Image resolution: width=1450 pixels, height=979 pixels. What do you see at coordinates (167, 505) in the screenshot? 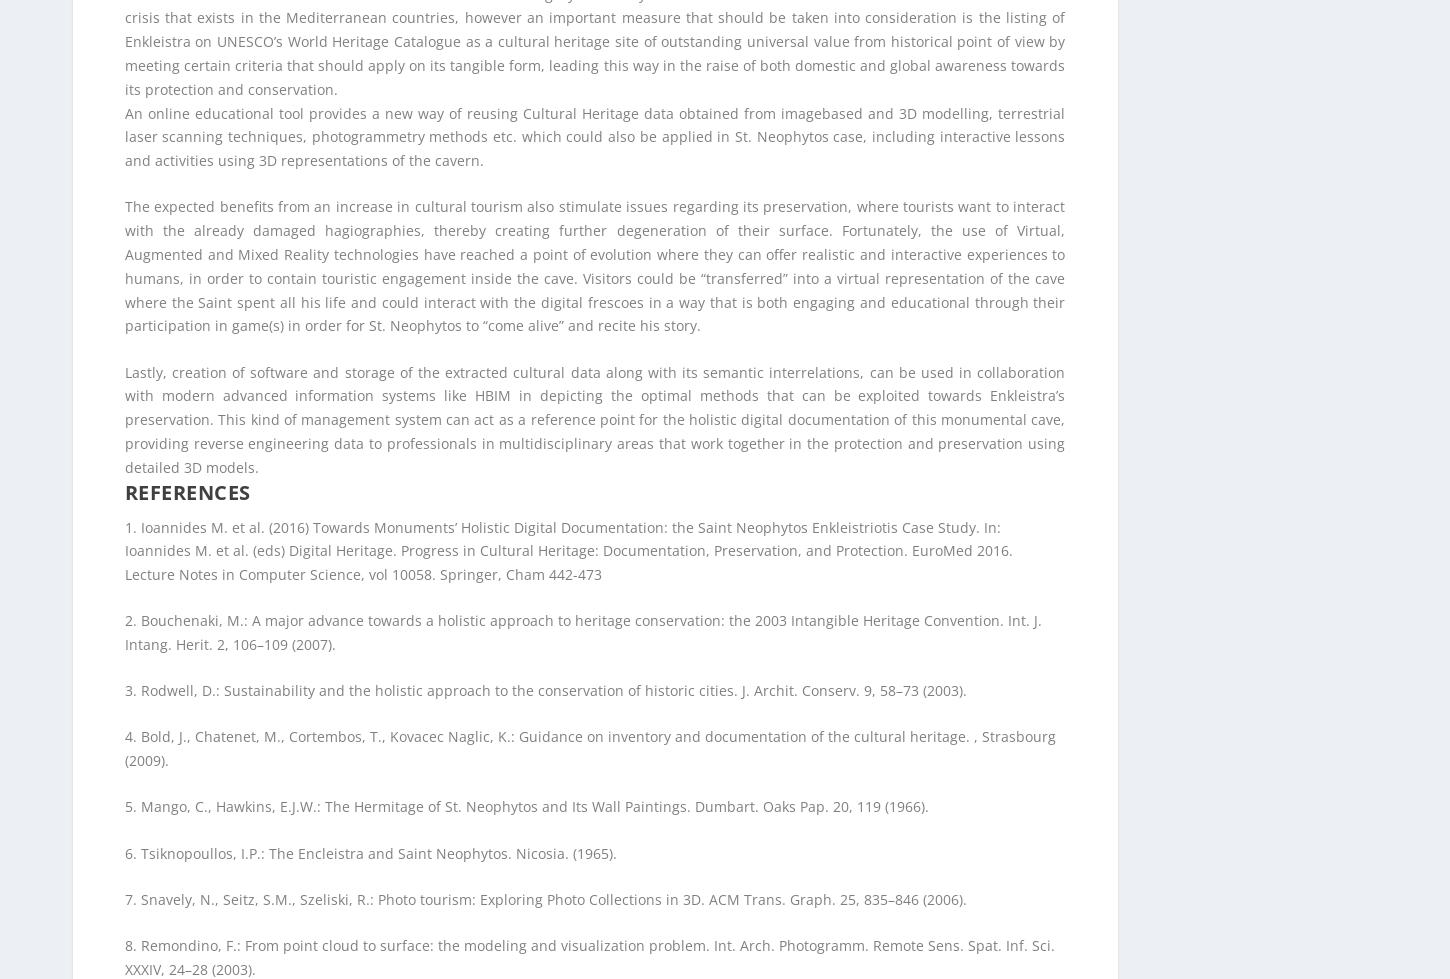
I see `'Author'` at bounding box center [167, 505].